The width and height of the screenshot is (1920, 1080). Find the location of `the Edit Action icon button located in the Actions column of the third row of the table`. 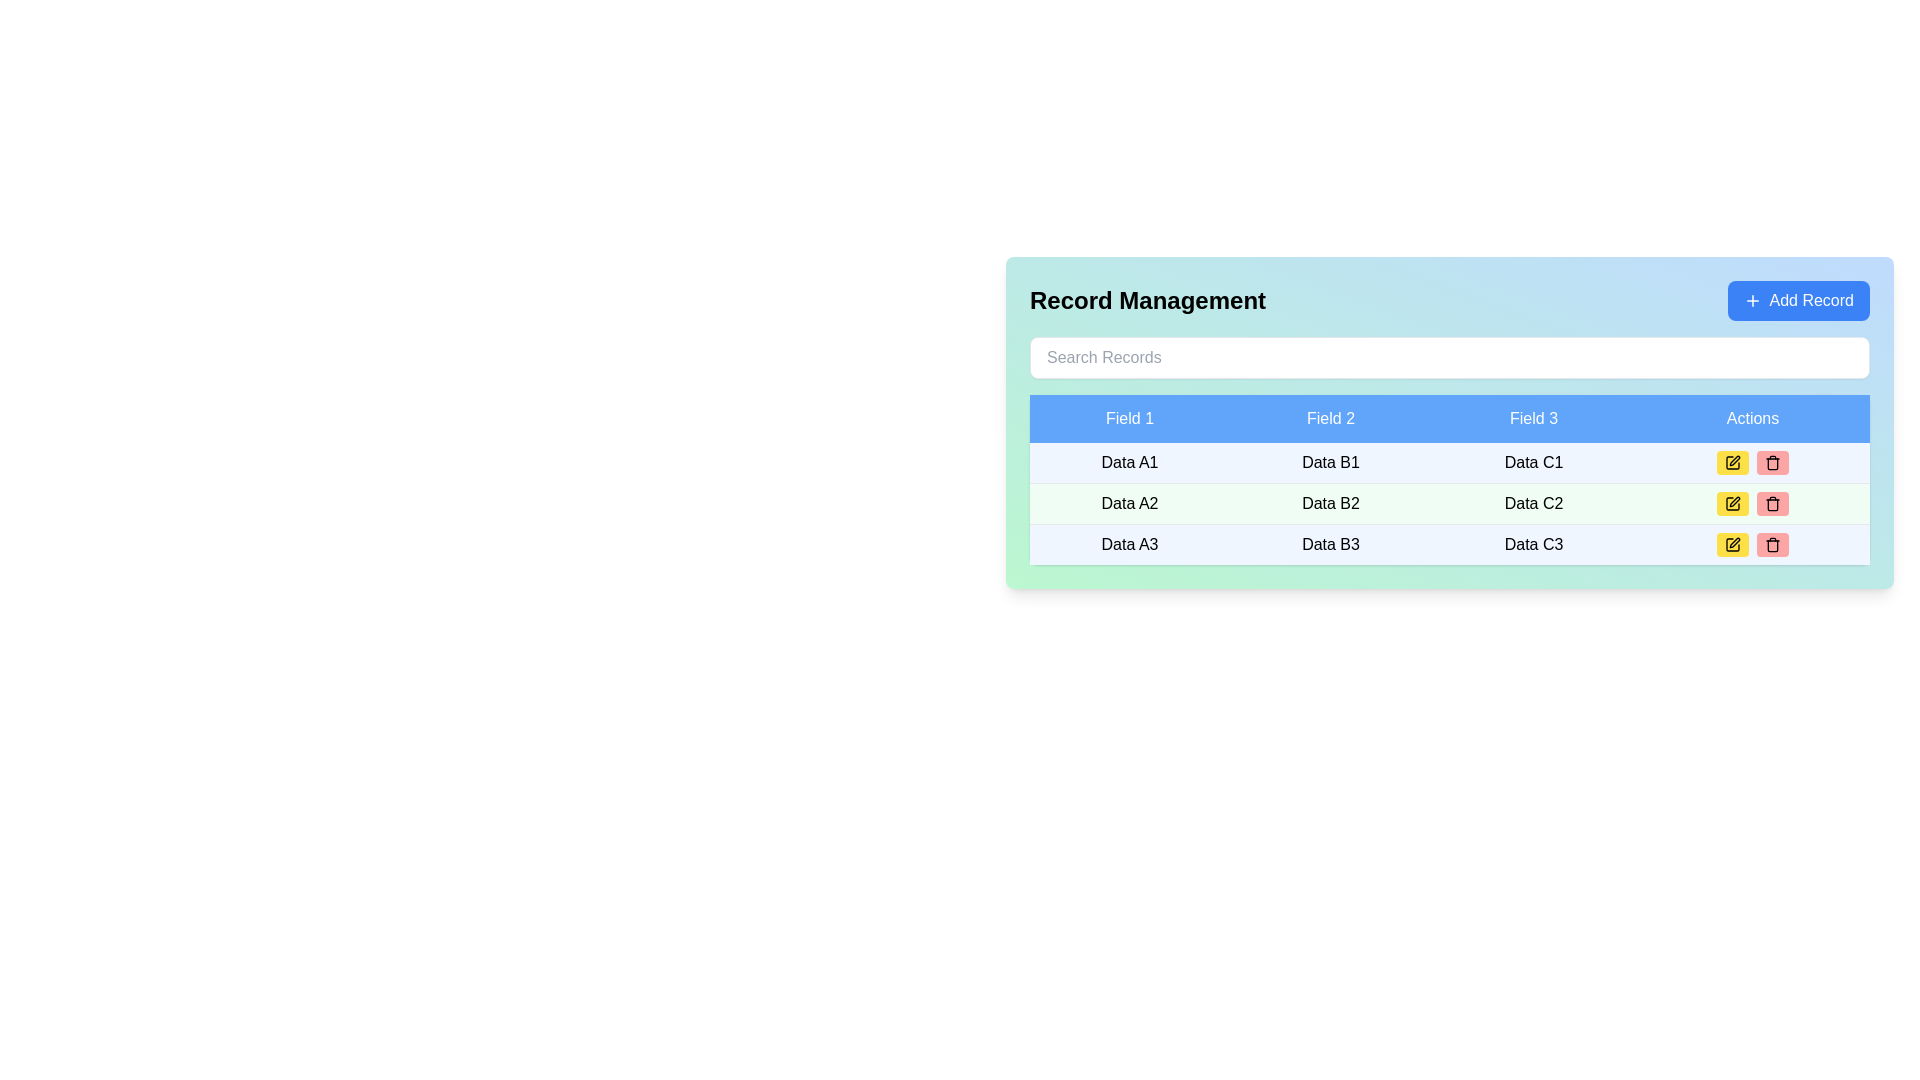

the Edit Action icon button located in the Actions column of the third row of the table is located at coordinates (1734, 461).